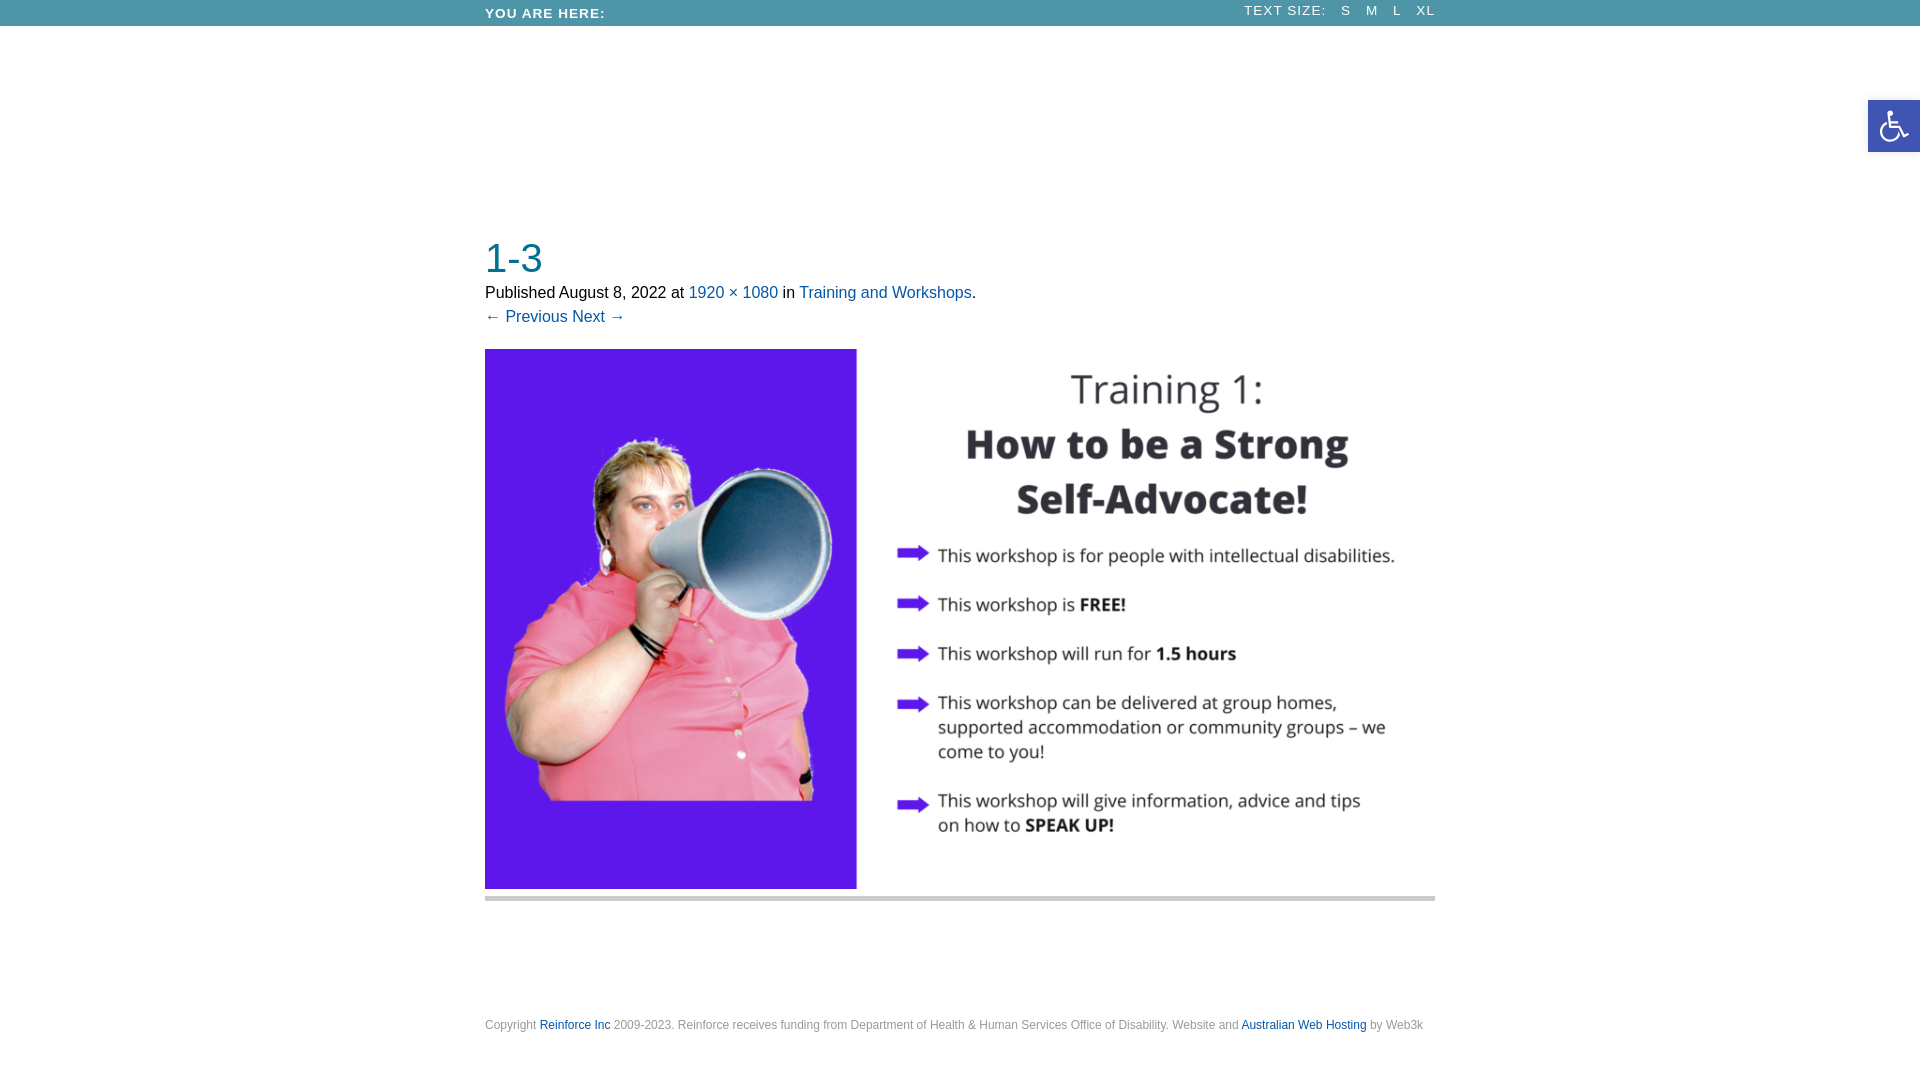 The image size is (1920, 1080). What do you see at coordinates (1424, 10) in the screenshot?
I see `'XL'` at bounding box center [1424, 10].